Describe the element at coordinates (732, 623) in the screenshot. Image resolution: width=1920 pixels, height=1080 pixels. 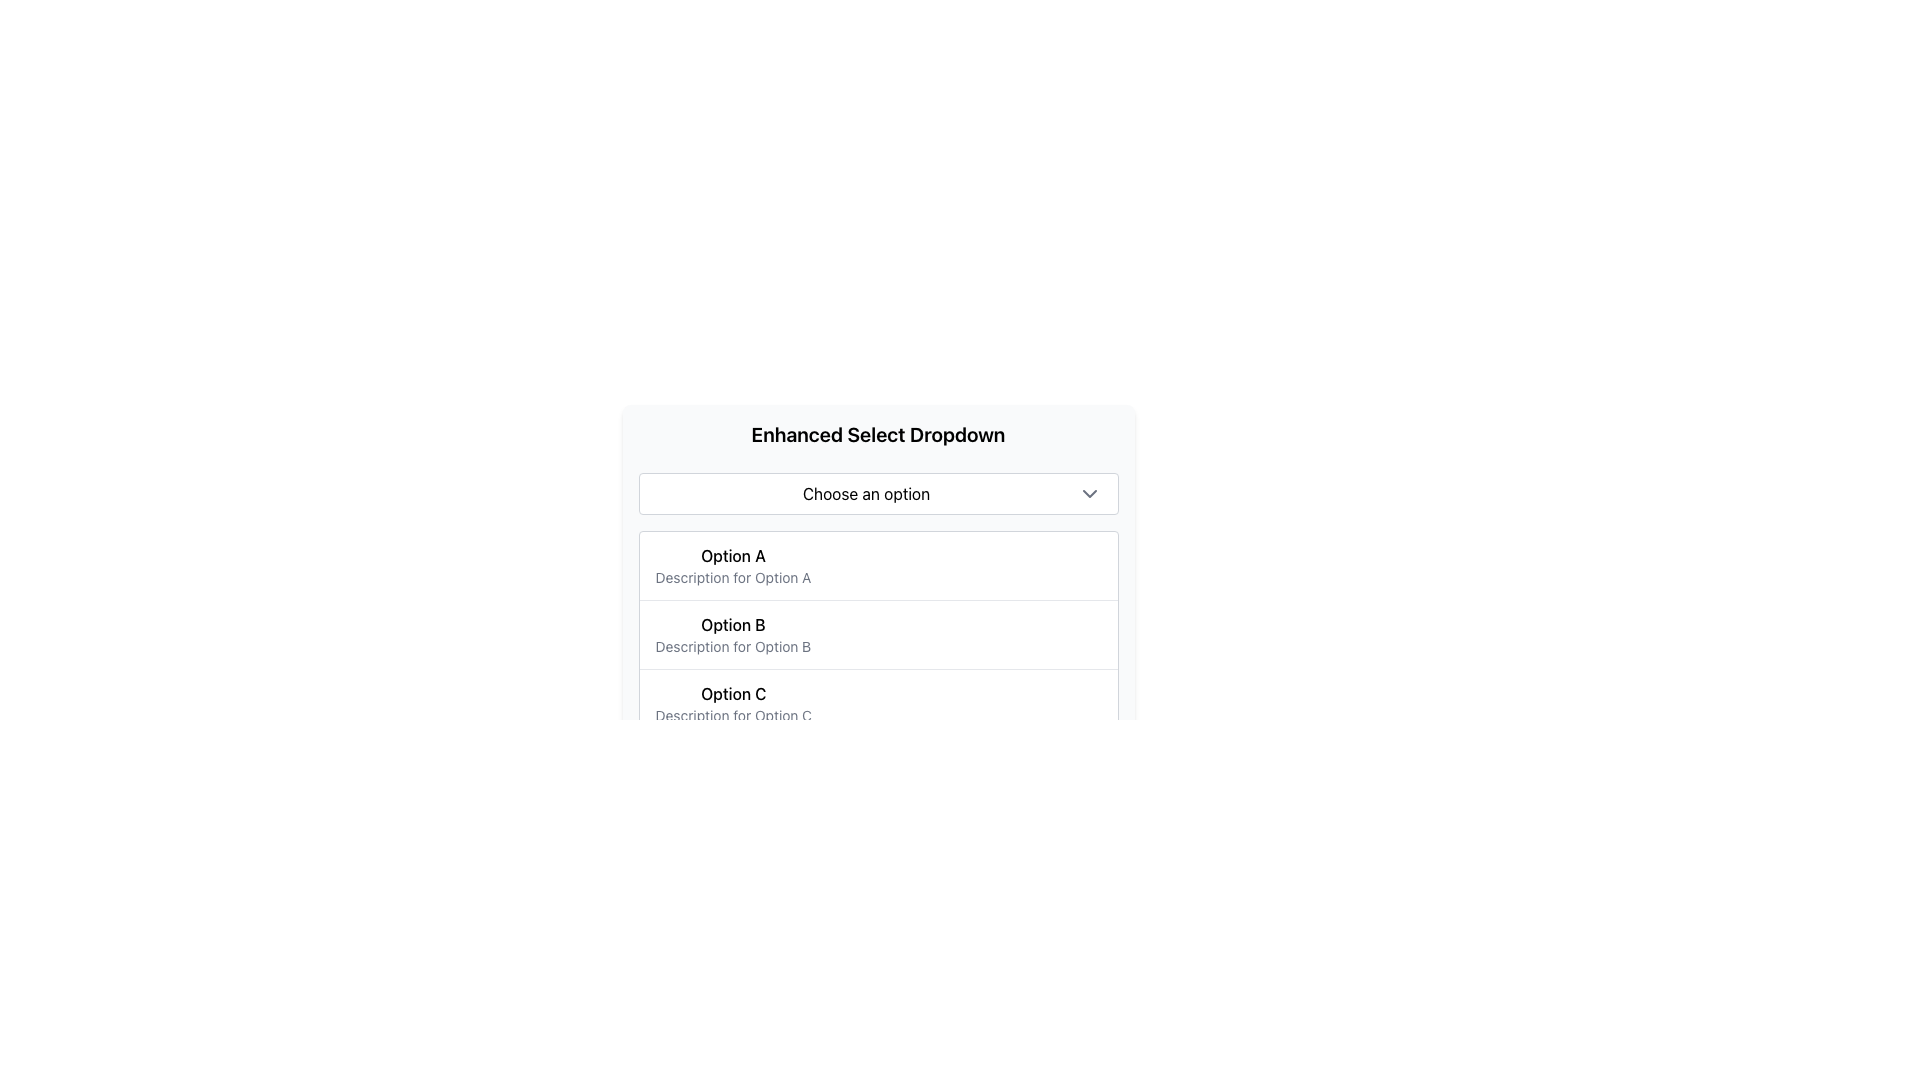
I see `the text label component representing 'Option B' within the 'Enhanced Select Dropdown' menu` at that location.